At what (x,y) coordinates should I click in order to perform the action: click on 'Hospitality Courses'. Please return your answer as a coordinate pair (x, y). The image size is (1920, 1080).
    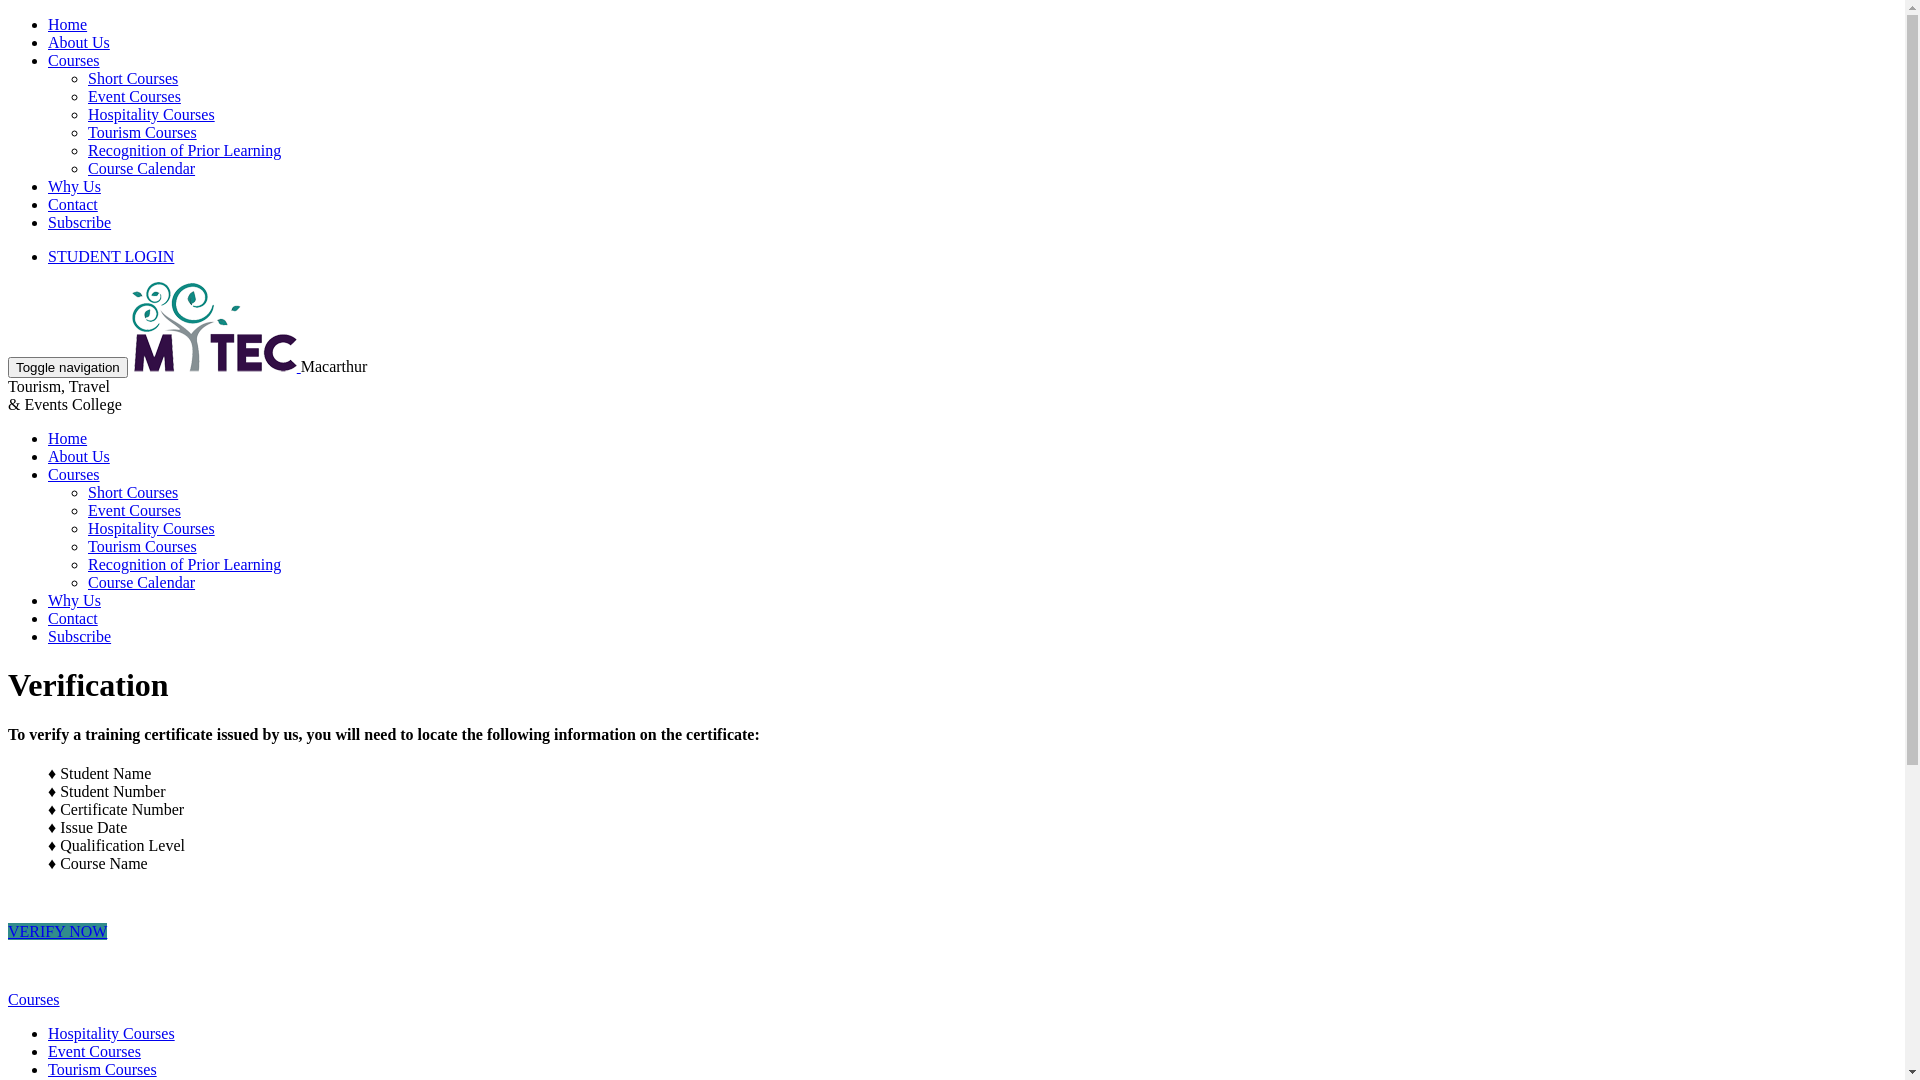
    Looking at the image, I should click on (150, 114).